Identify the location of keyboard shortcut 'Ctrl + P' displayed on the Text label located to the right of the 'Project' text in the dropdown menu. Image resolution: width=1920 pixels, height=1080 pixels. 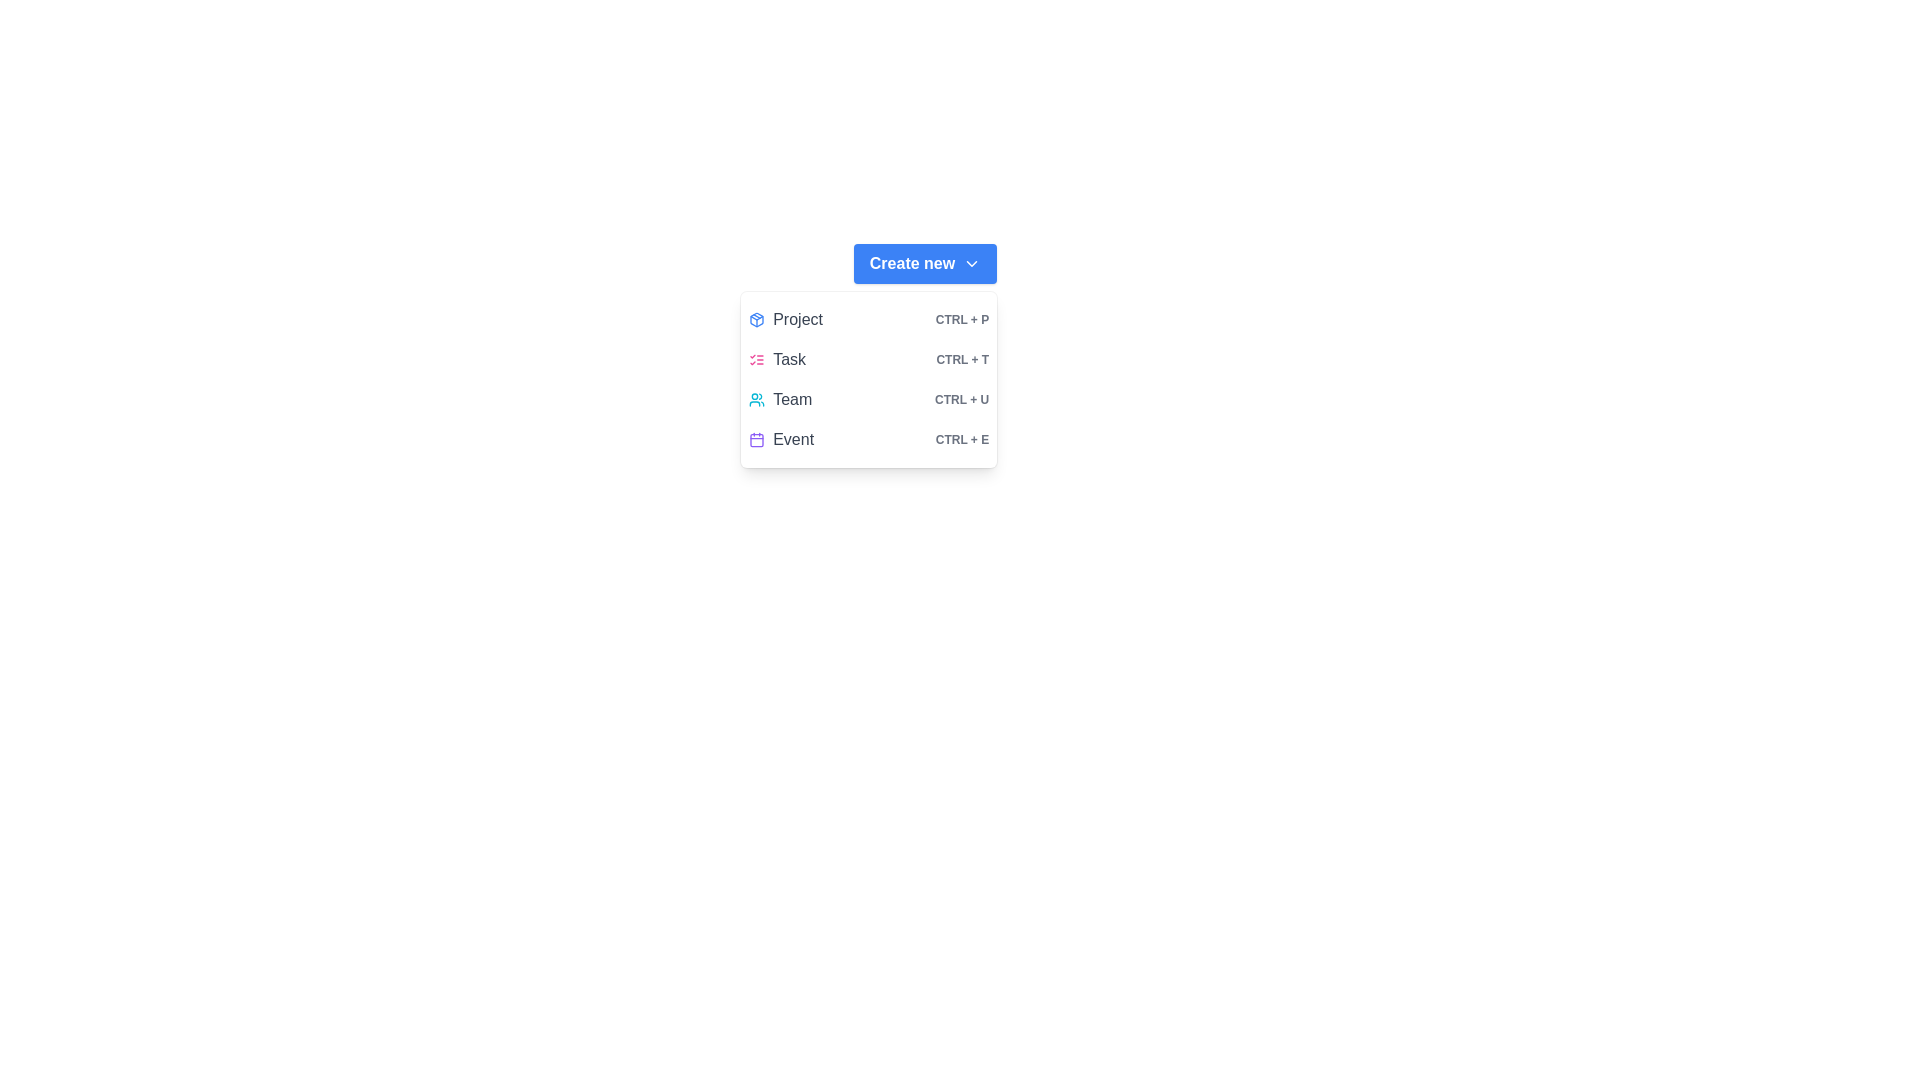
(962, 319).